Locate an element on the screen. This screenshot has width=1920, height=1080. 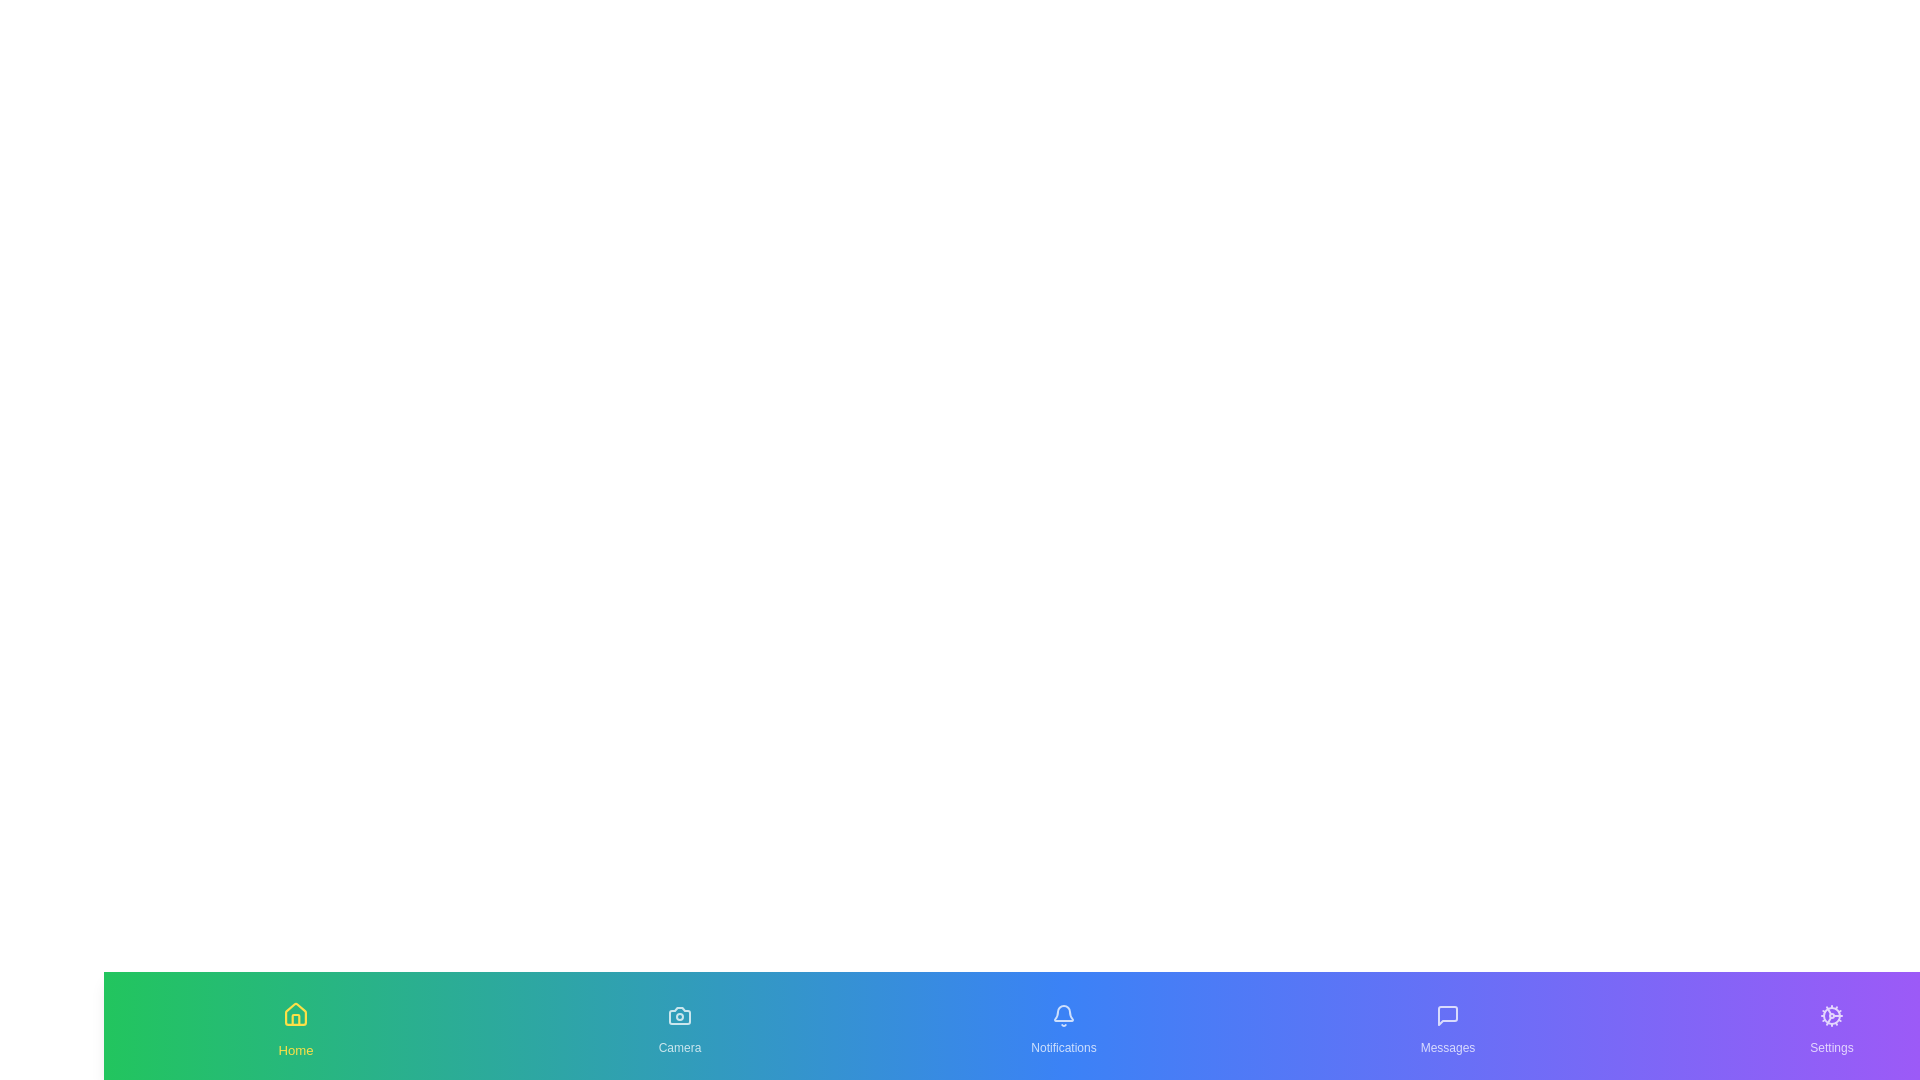
the tab labeled Messages is located at coordinates (1448, 1026).